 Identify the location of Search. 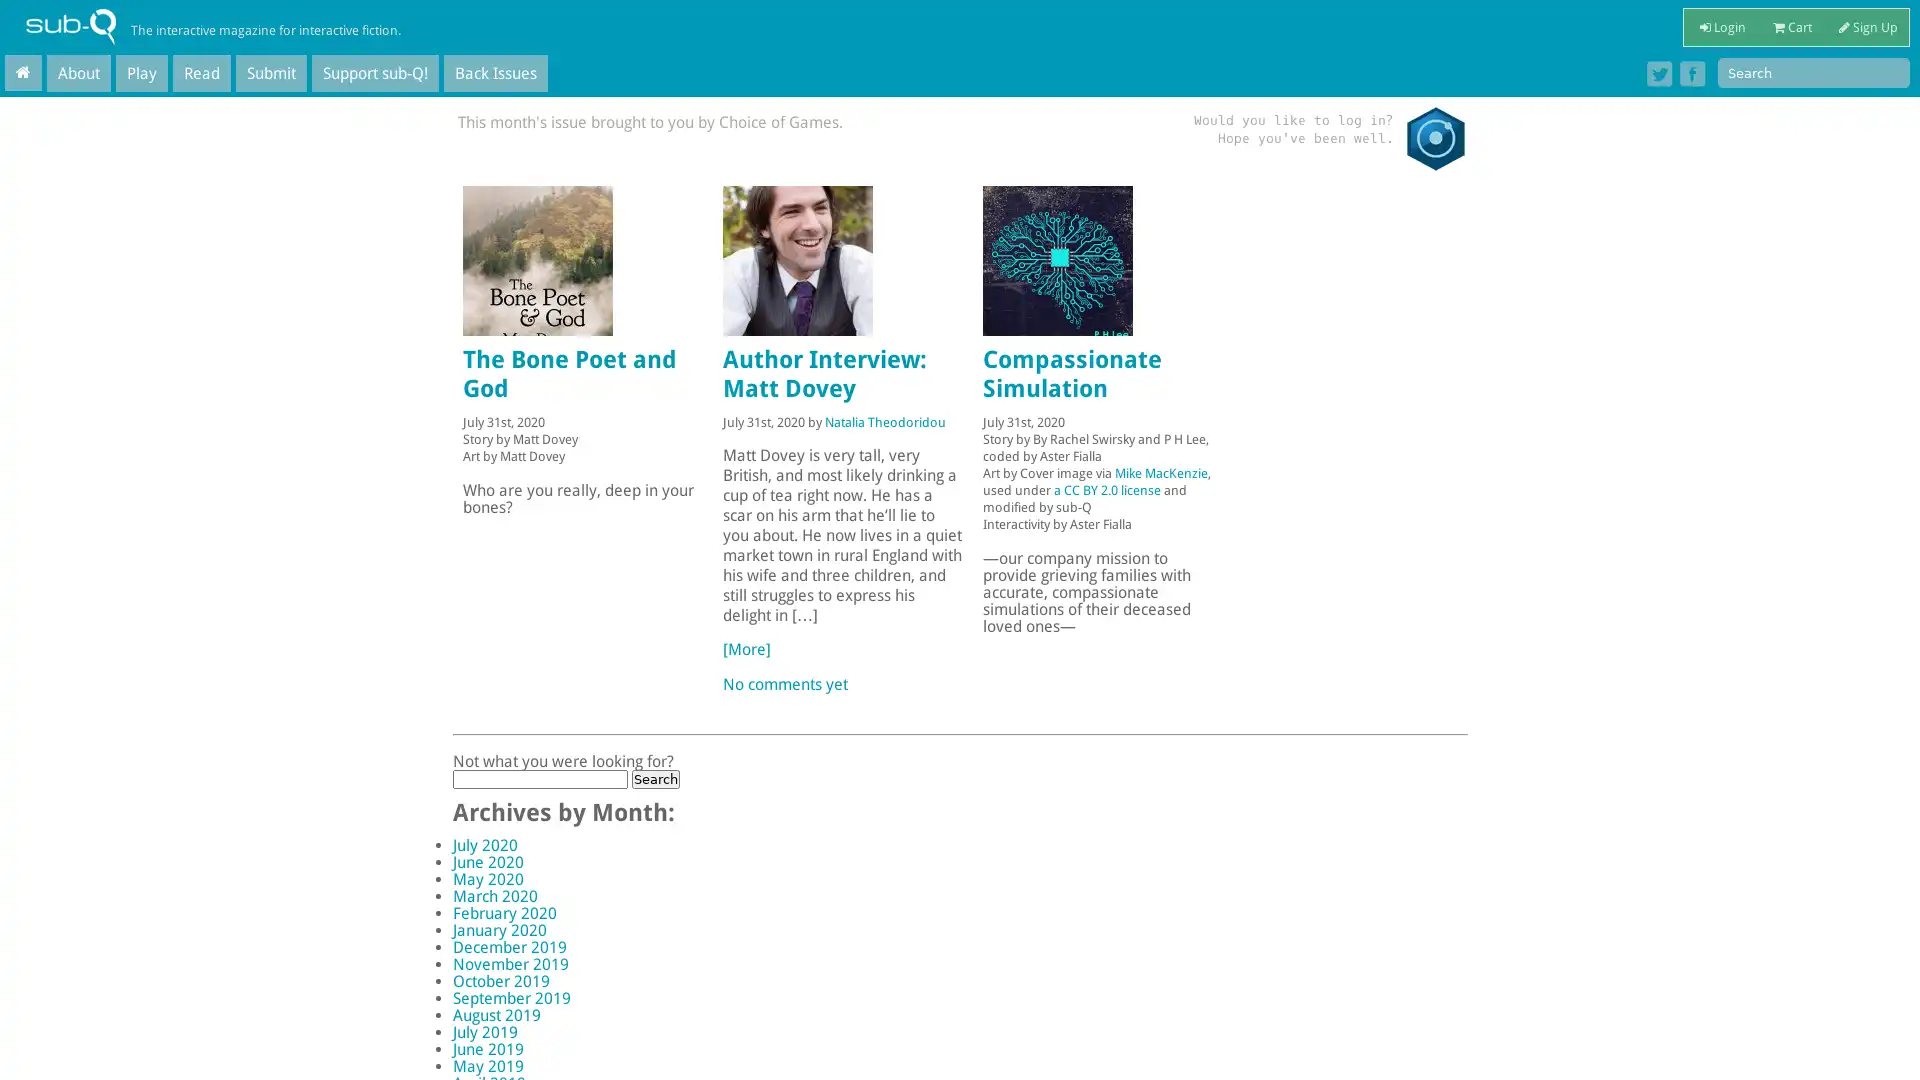
(654, 777).